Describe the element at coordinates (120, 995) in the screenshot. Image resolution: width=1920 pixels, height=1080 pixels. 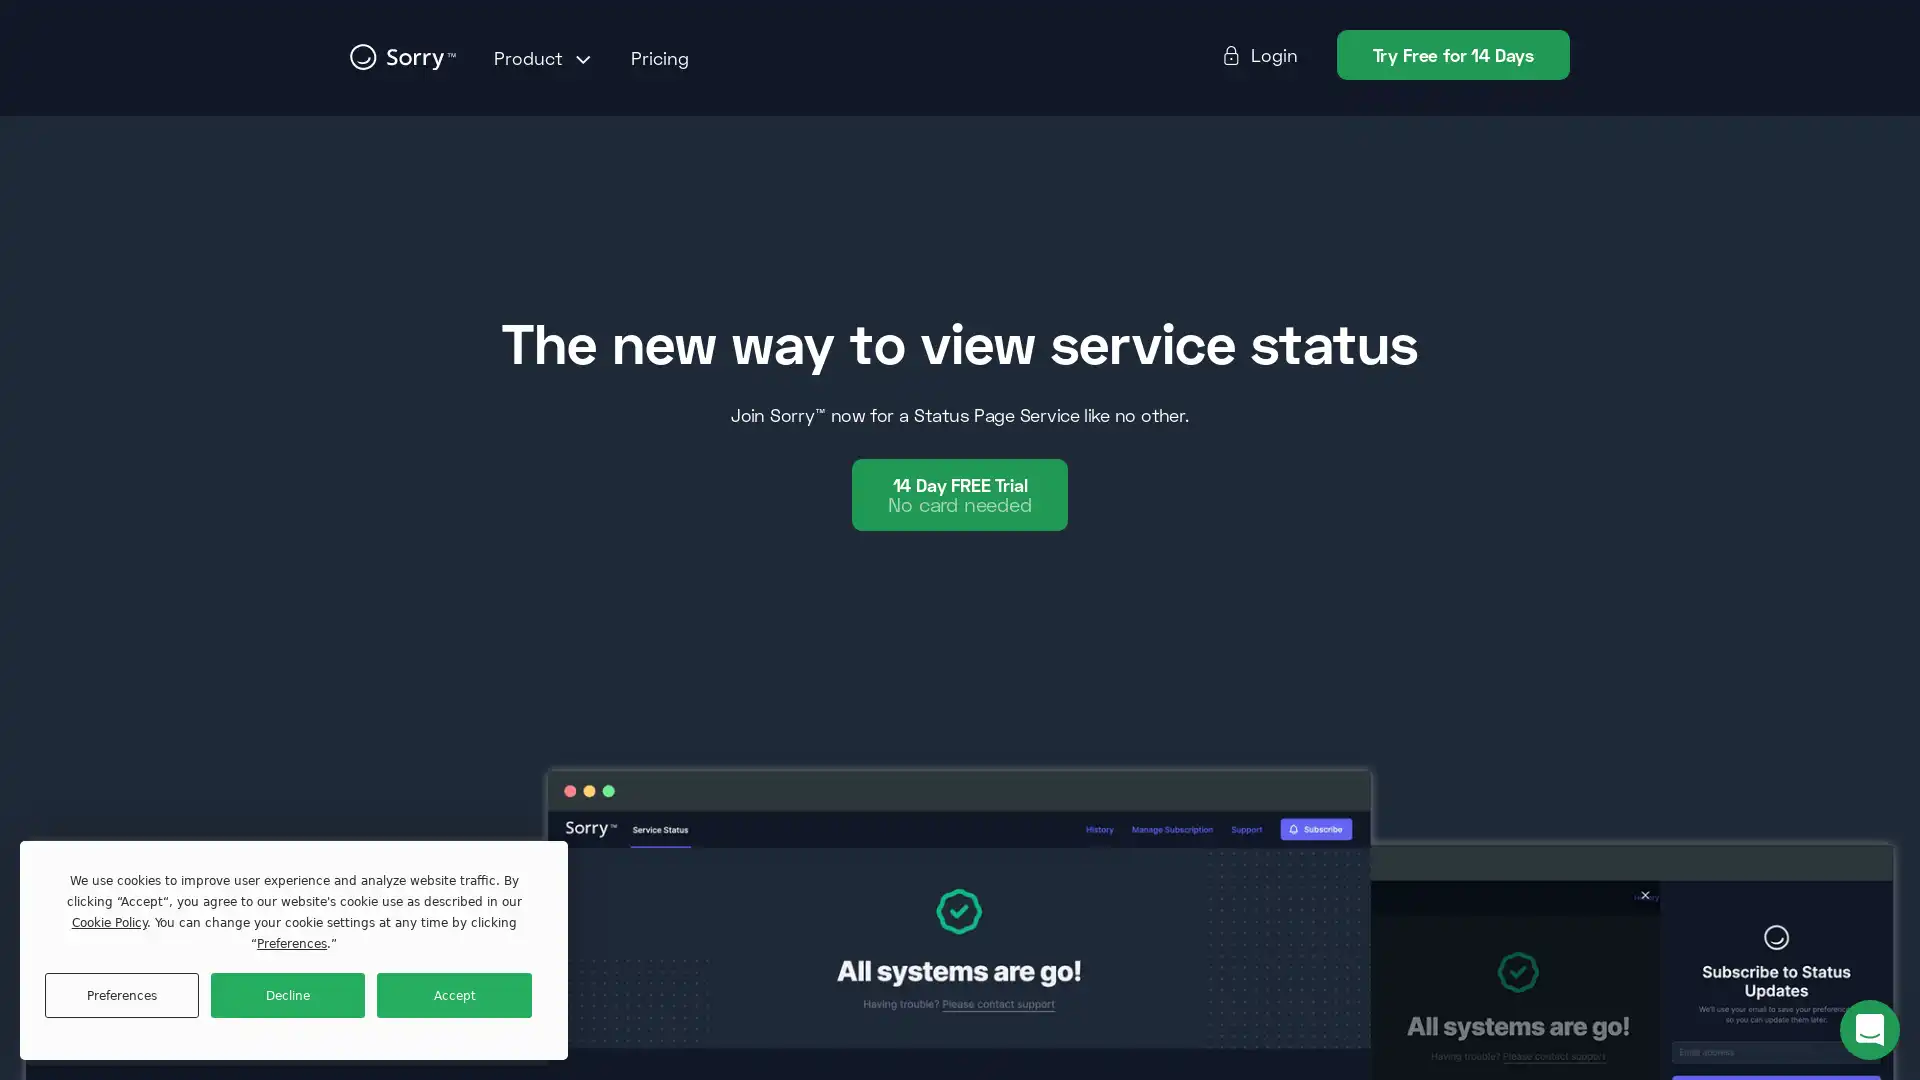
I see `Preferences` at that location.